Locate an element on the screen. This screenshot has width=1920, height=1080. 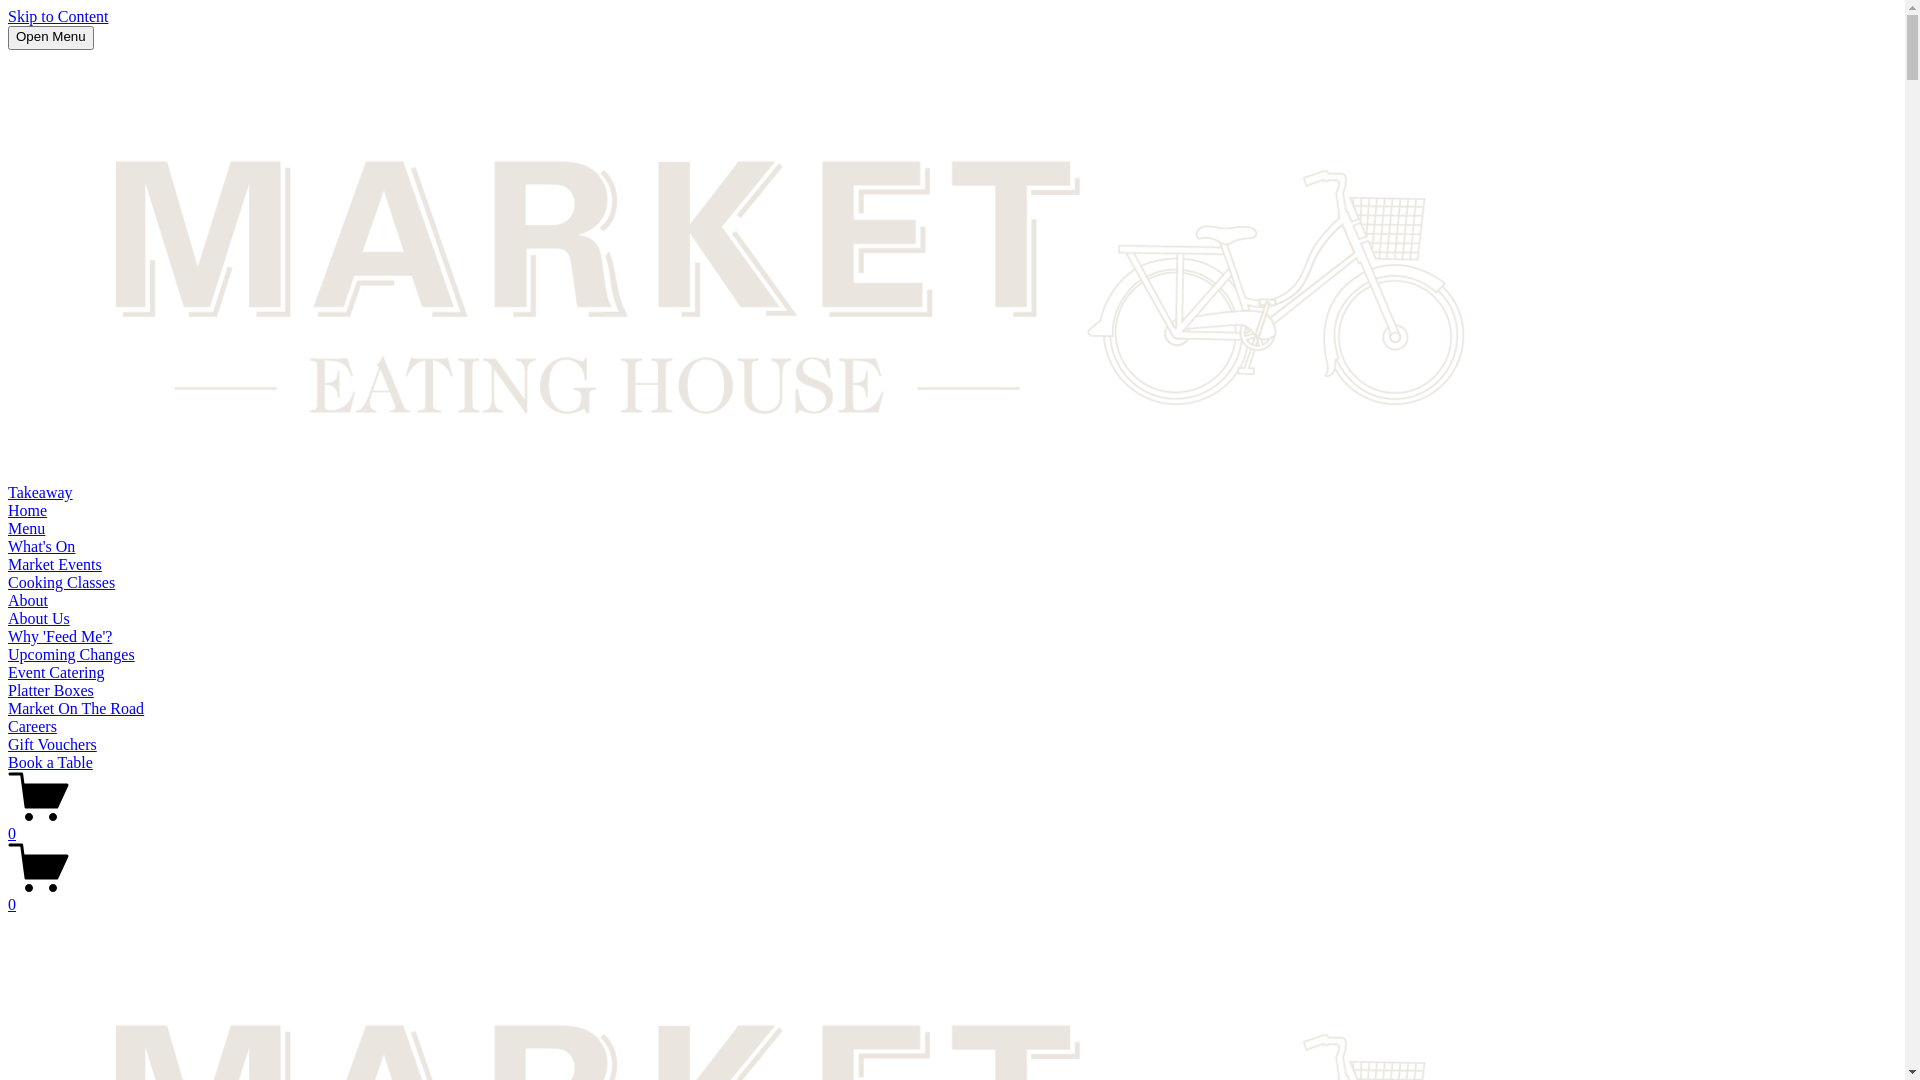
'Takeaway' is located at coordinates (8, 492).